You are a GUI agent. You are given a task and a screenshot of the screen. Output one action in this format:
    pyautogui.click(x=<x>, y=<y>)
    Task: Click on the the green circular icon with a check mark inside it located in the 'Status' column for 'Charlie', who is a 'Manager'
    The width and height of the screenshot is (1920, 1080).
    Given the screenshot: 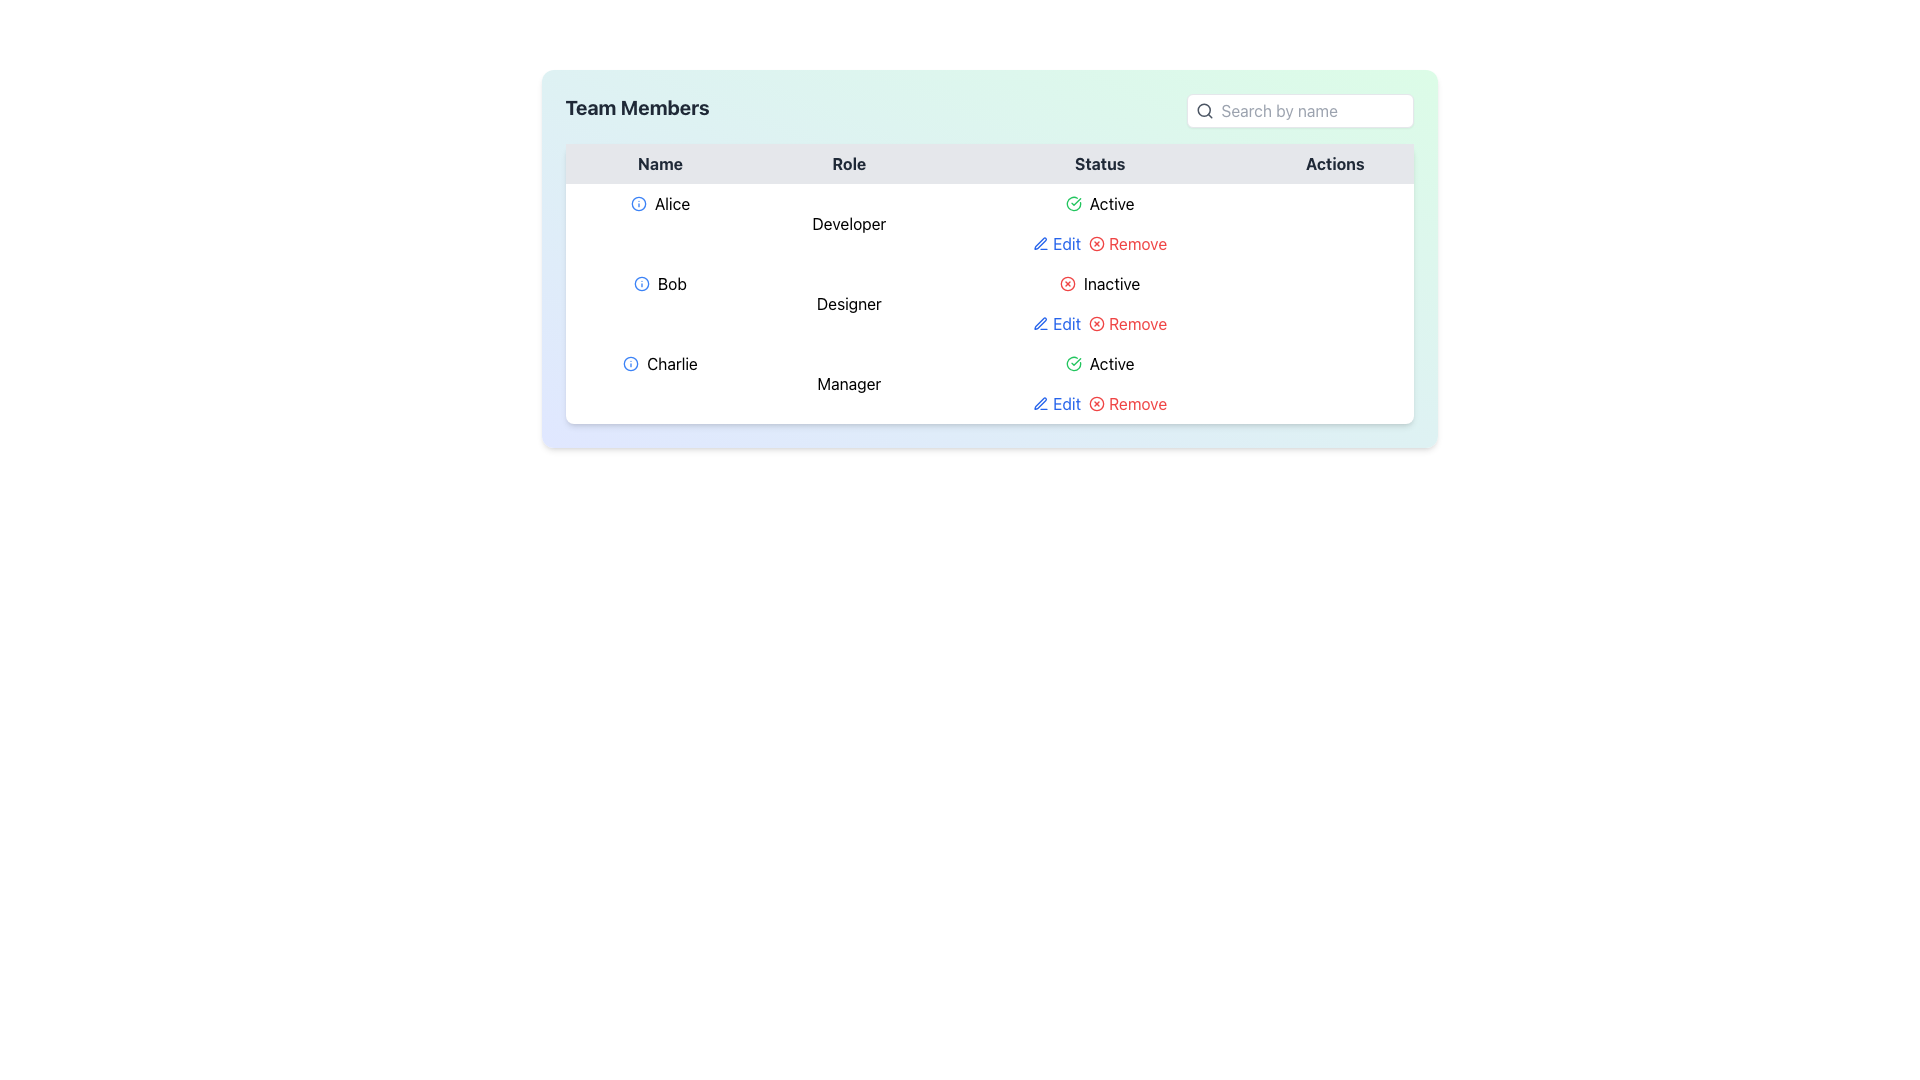 What is the action you would take?
    pyautogui.click(x=1072, y=363)
    